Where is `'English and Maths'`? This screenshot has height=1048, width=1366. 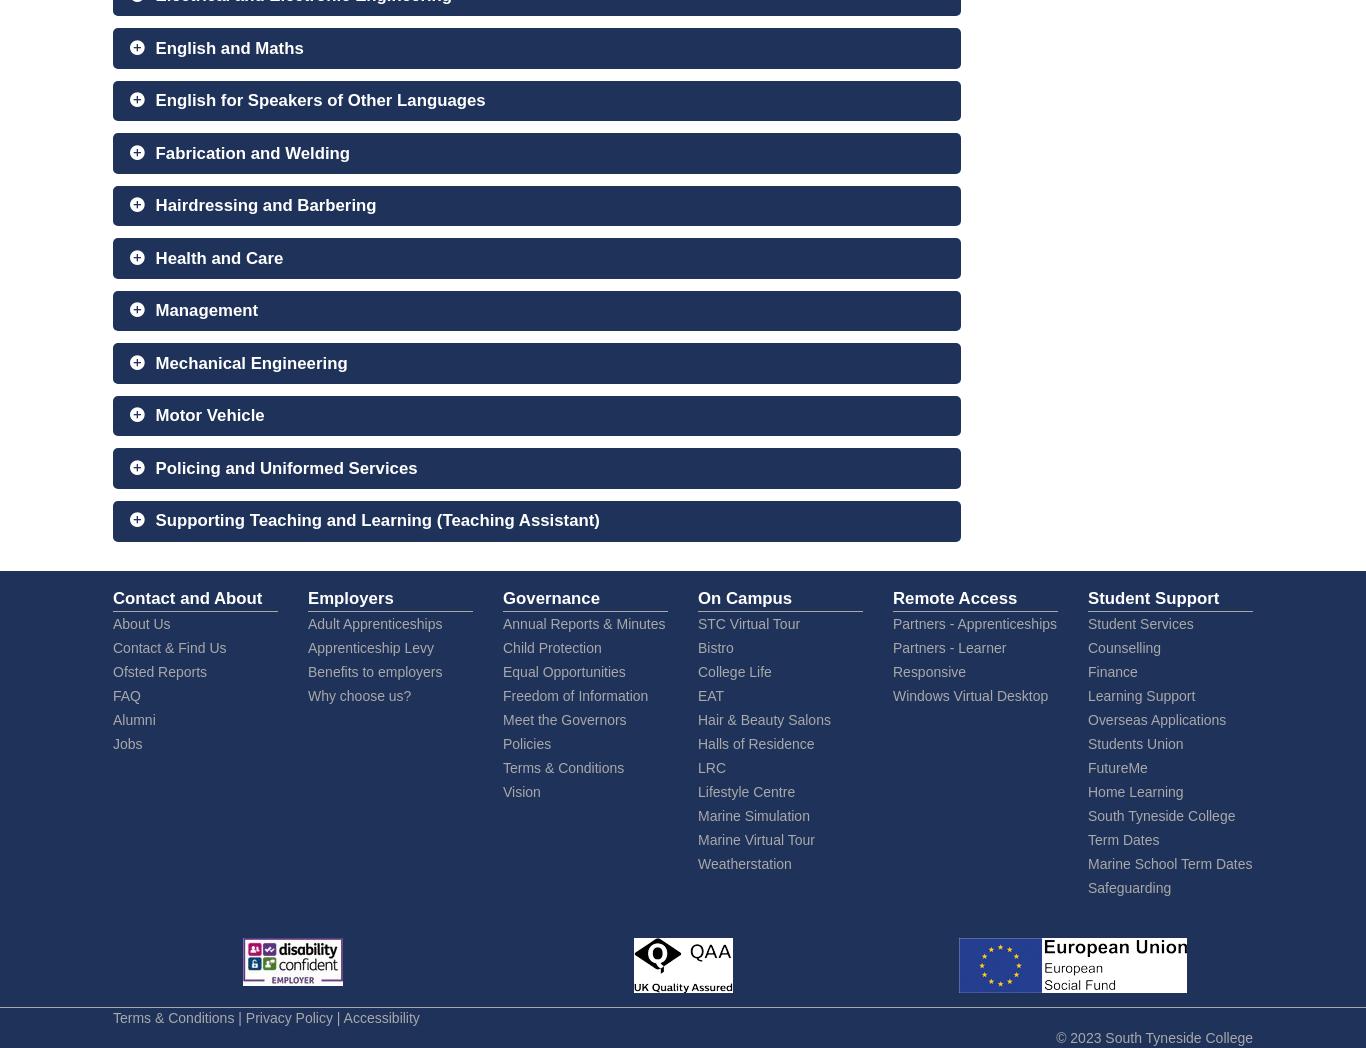
'English and Maths' is located at coordinates (154, 47).